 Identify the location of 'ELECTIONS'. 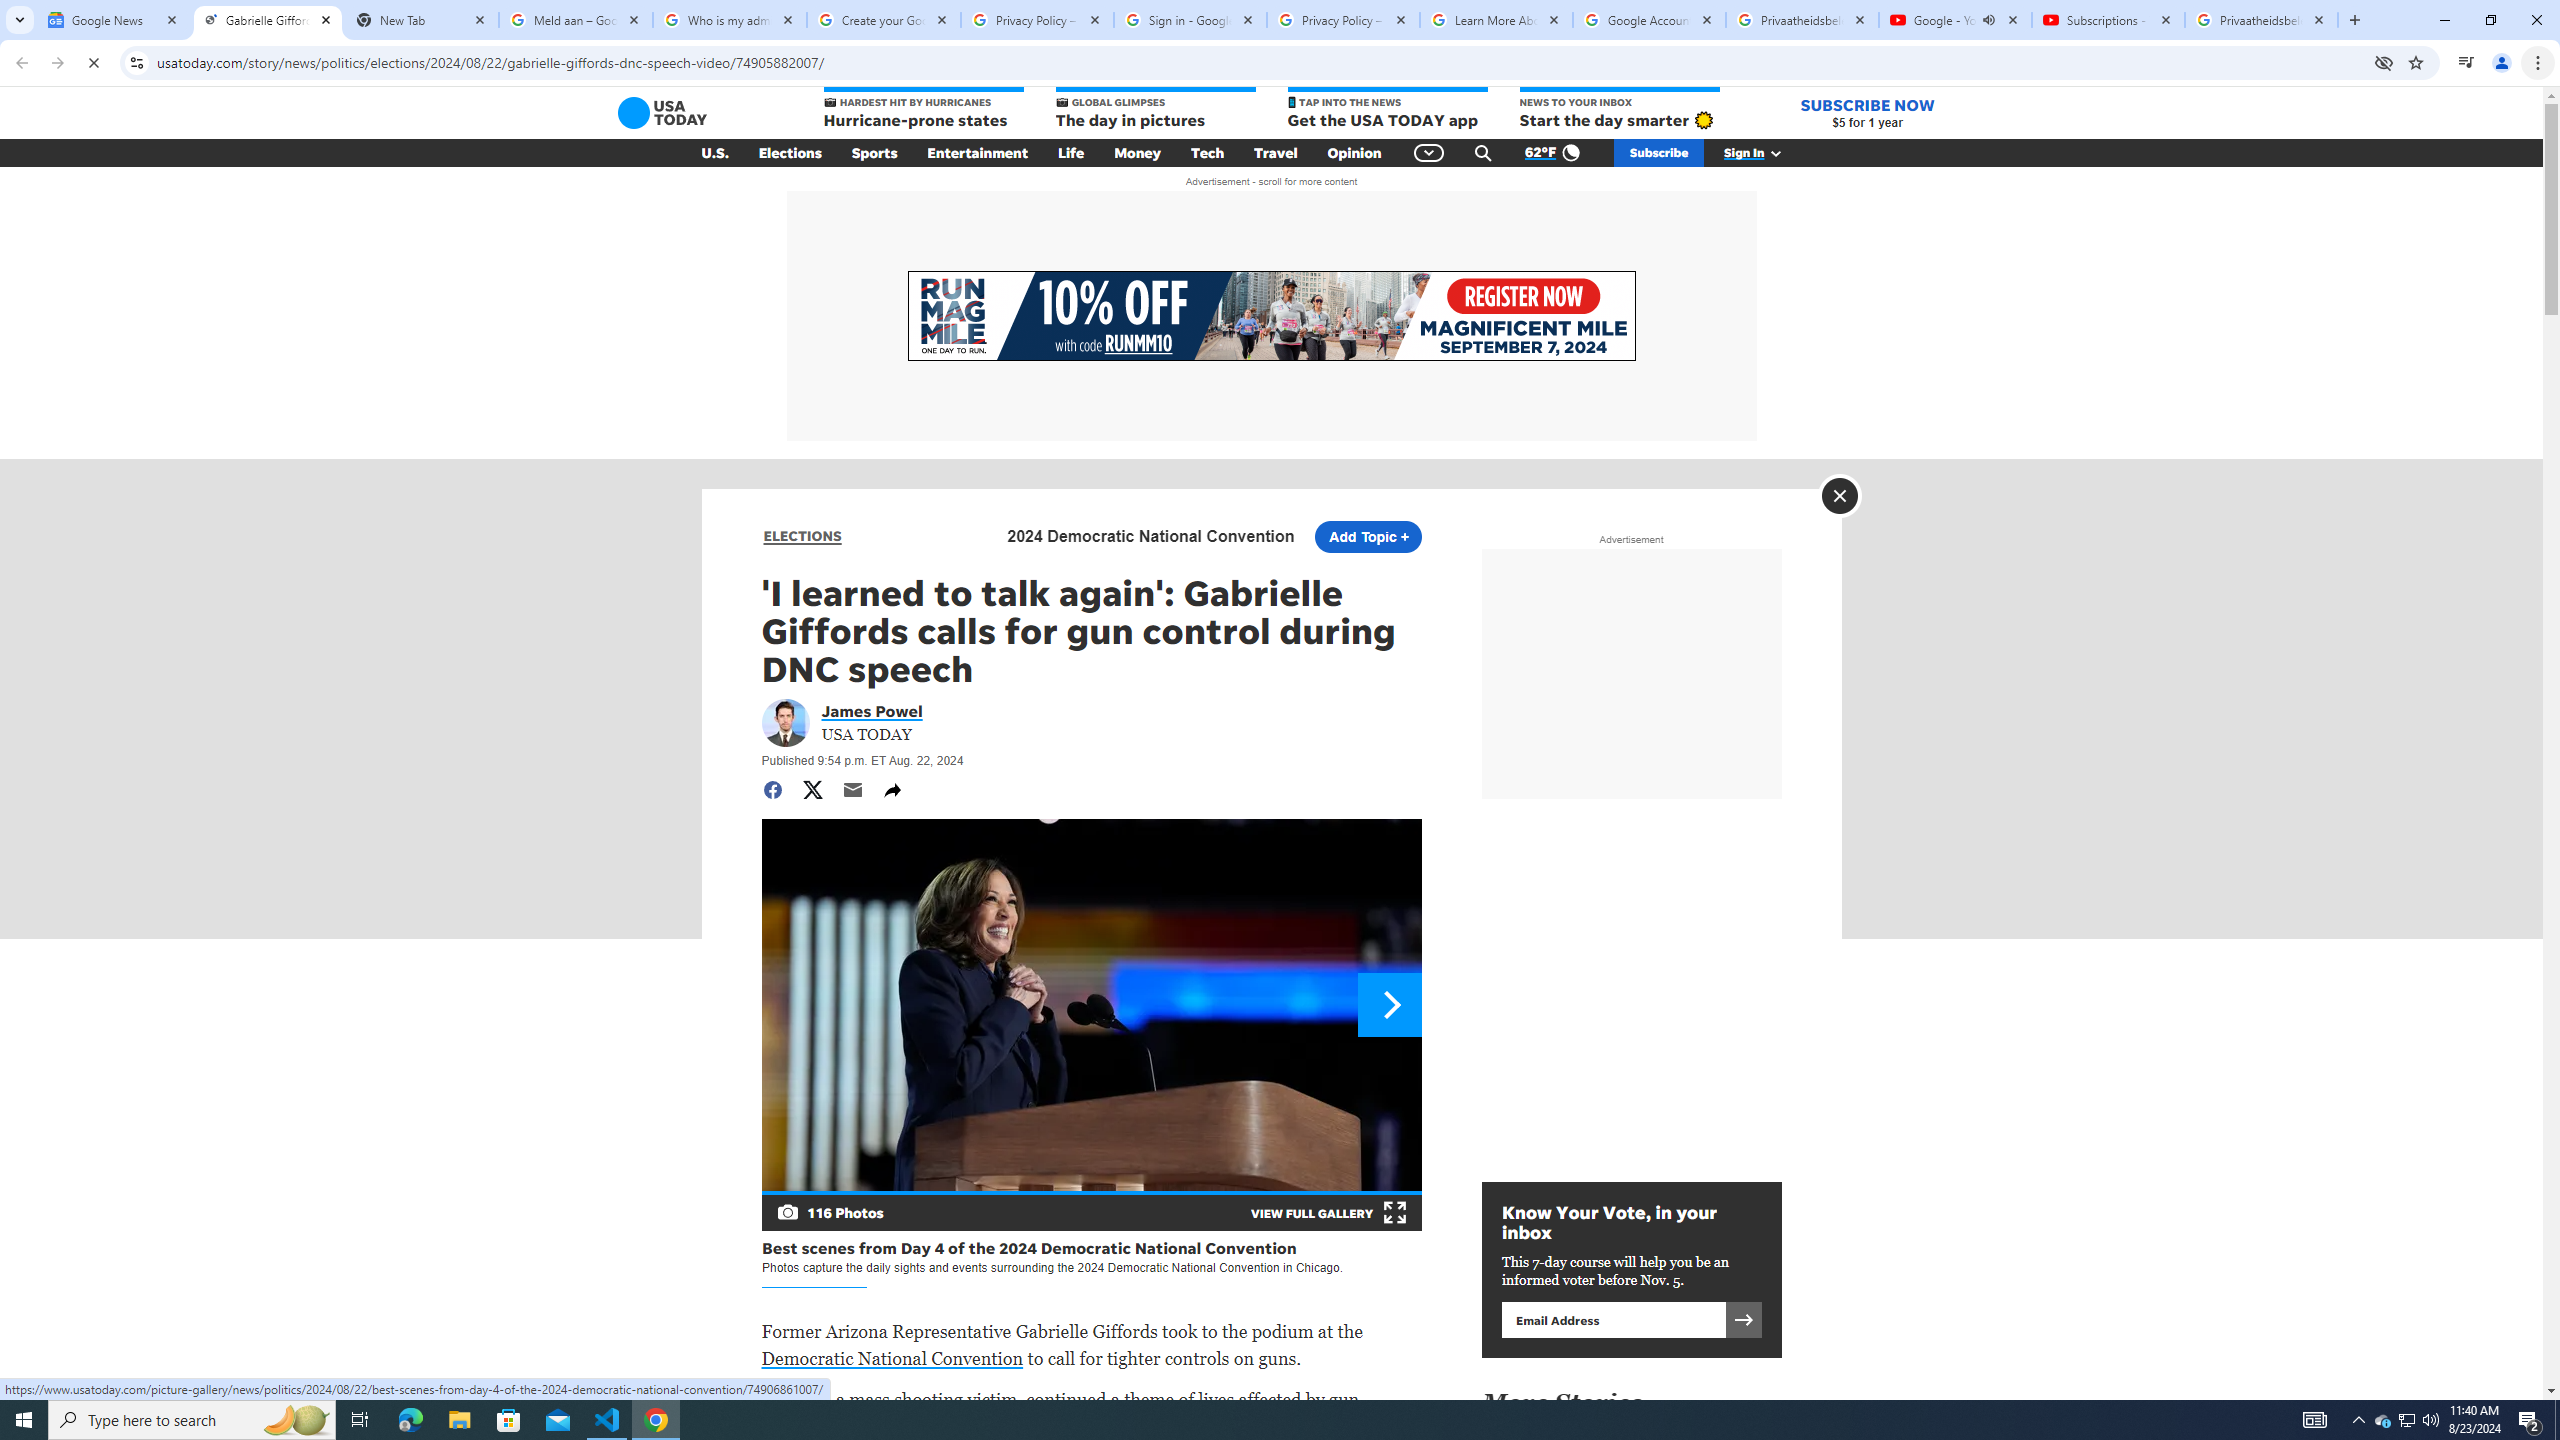
(802, 536).